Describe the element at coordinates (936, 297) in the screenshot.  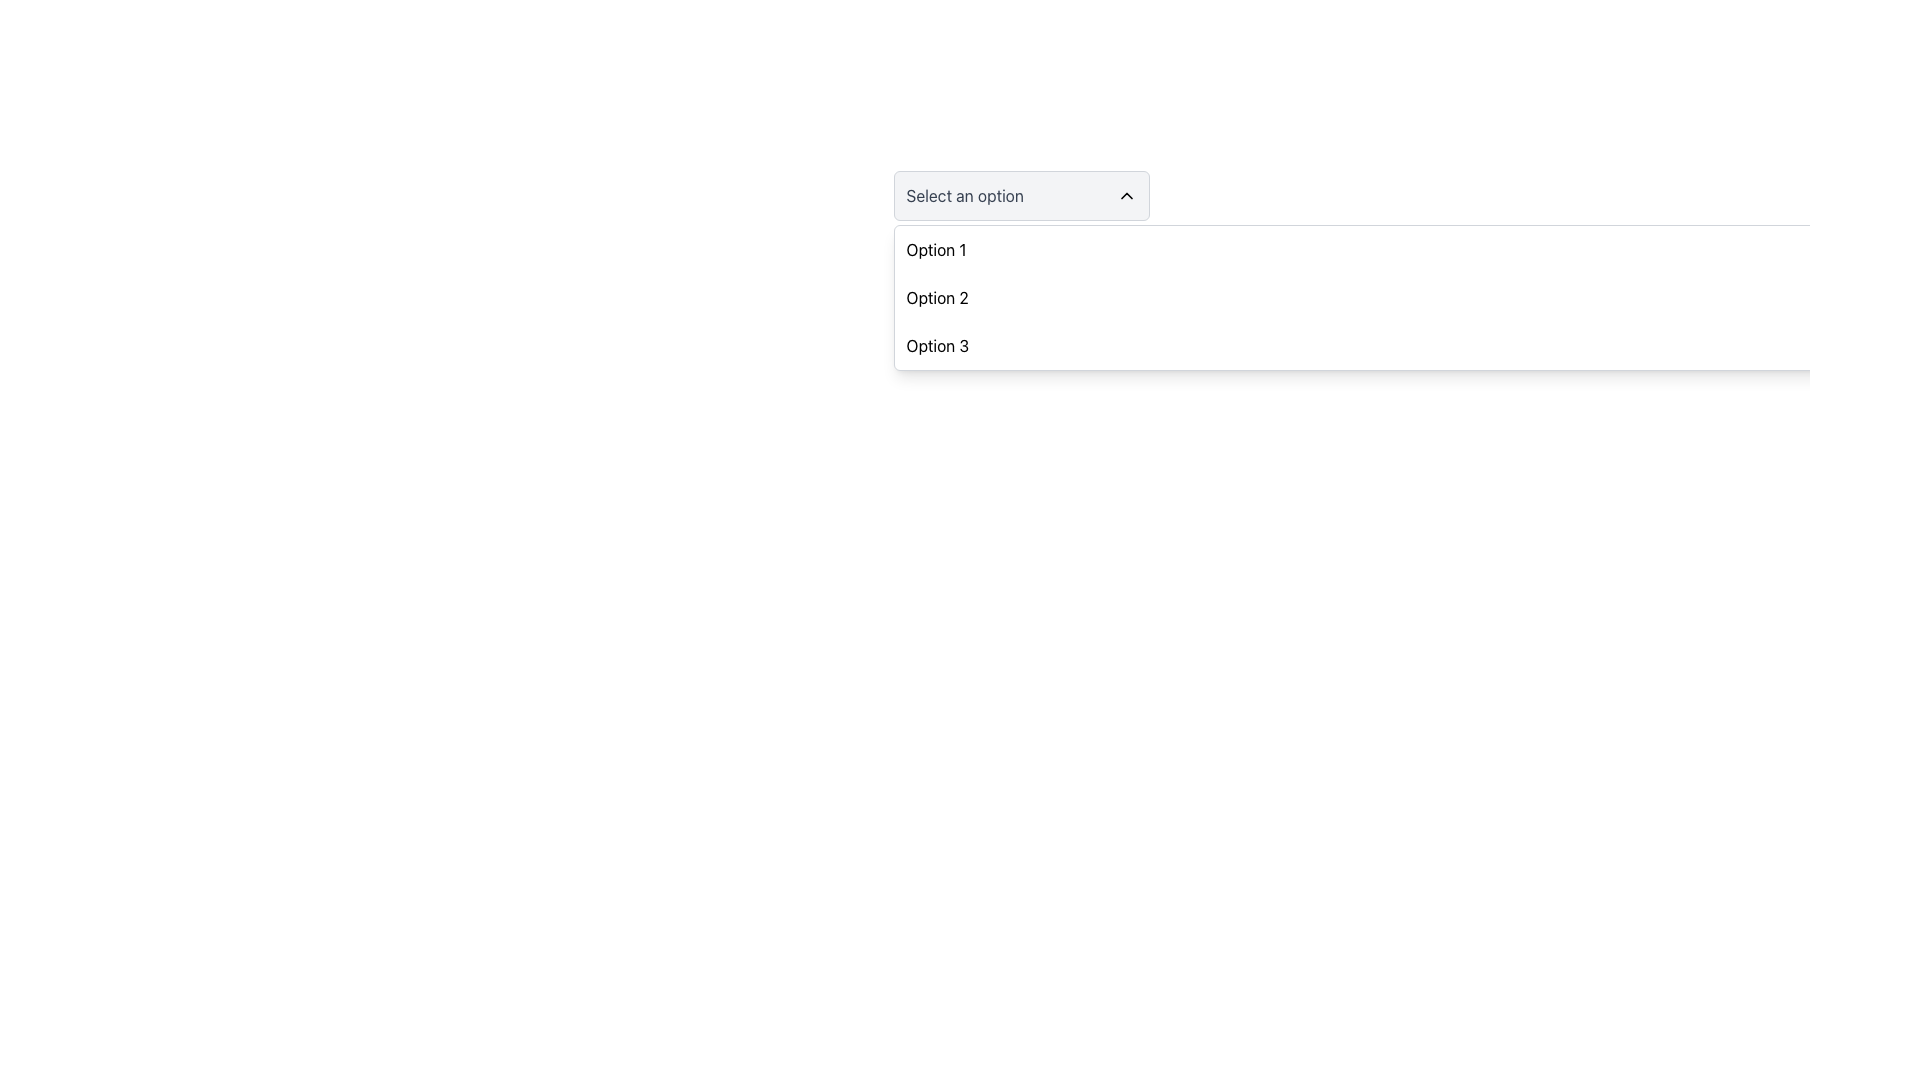
I see `the second option label in the dropdown menu` at that location.